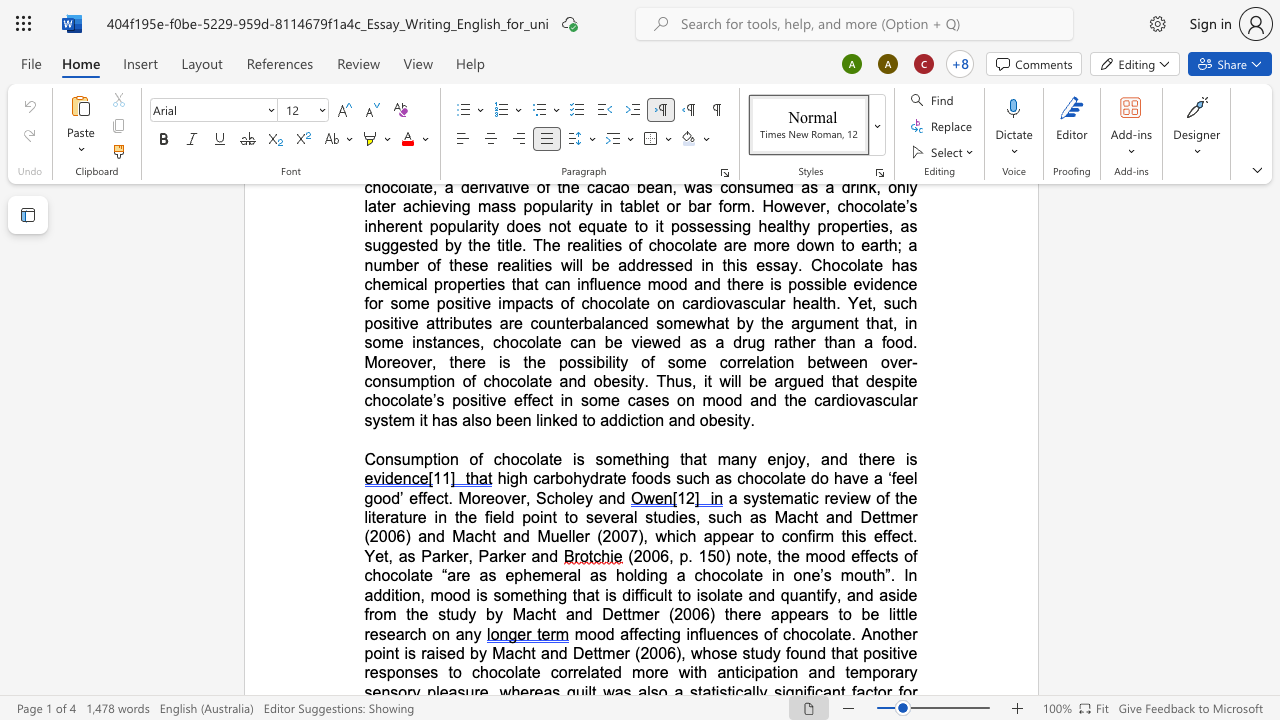 The width and height of the screenshot is (1280, 720). I want to click on the space between the continuous character "e" and "a" in the text, so click(738, 535).